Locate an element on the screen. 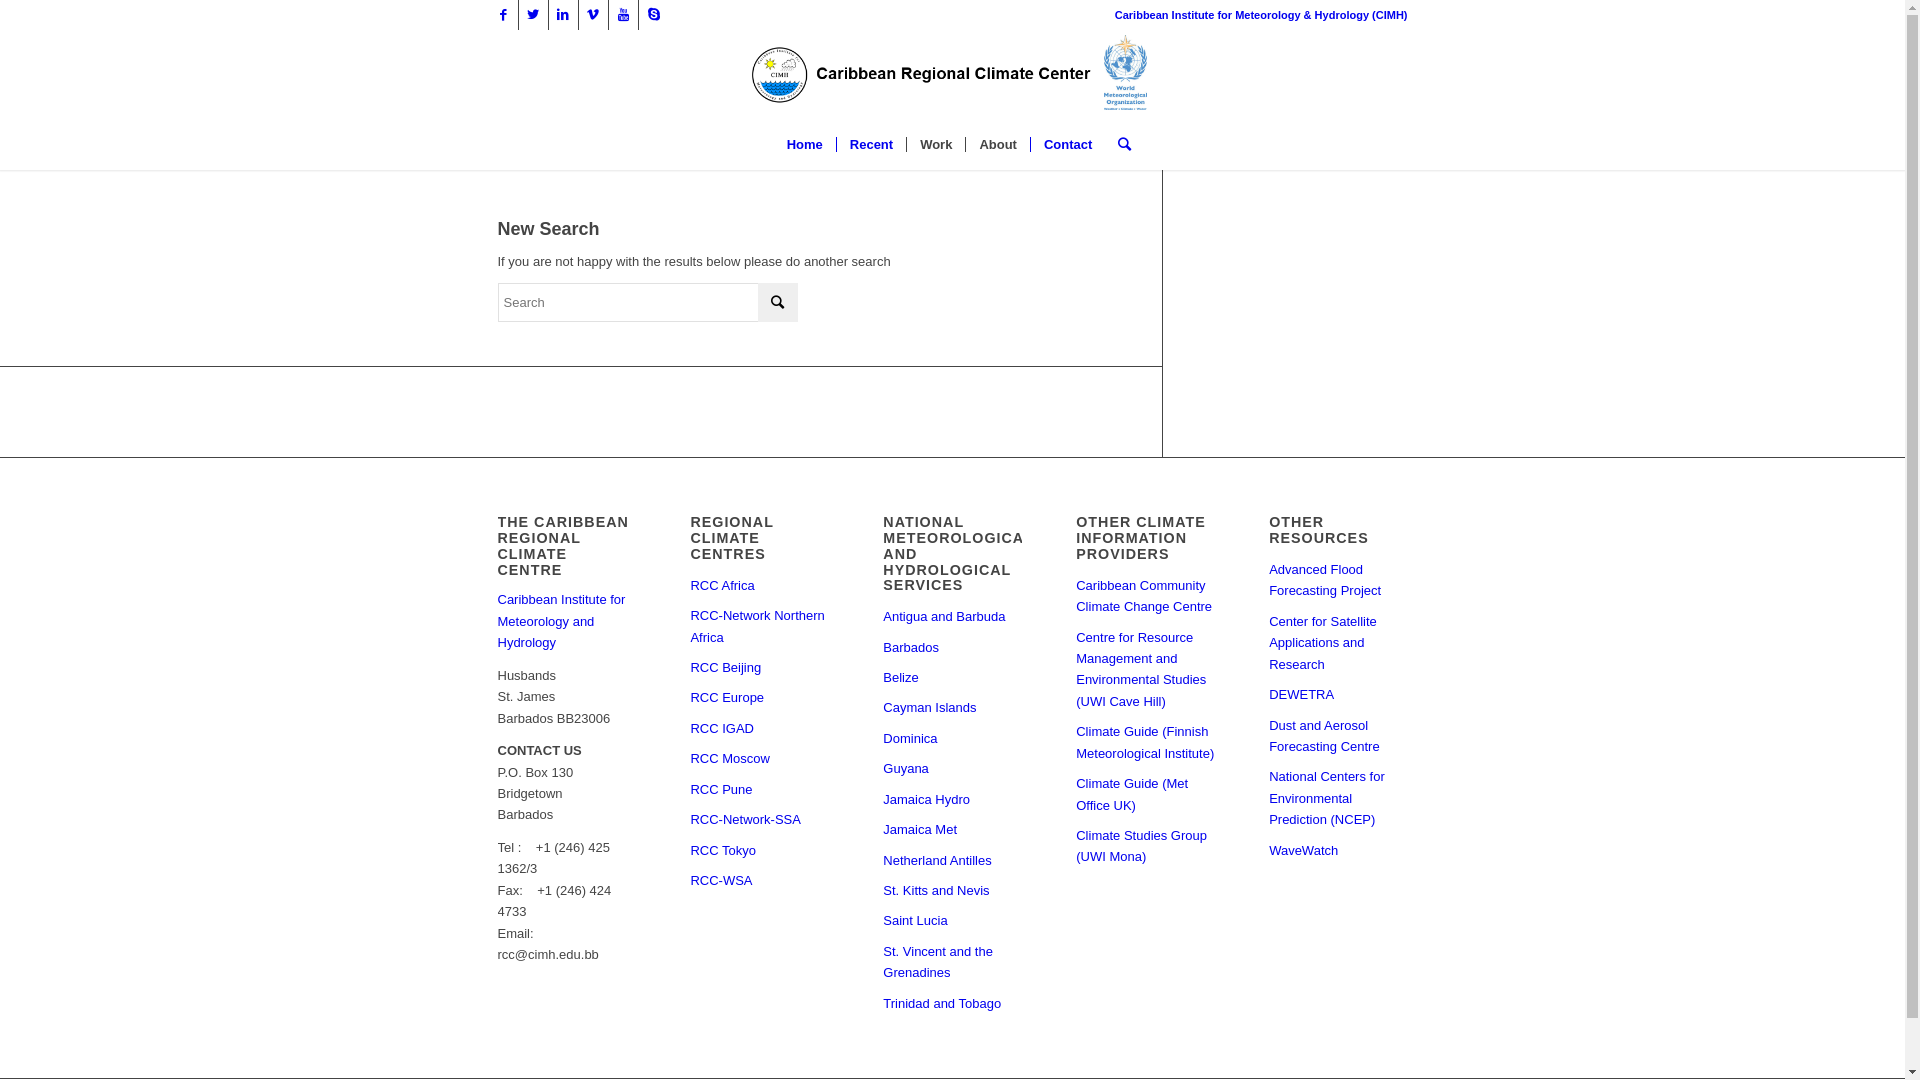 This screenshot has height=1080, width=1920. 'RCC-WSA' is located at coordinates (757, 879).